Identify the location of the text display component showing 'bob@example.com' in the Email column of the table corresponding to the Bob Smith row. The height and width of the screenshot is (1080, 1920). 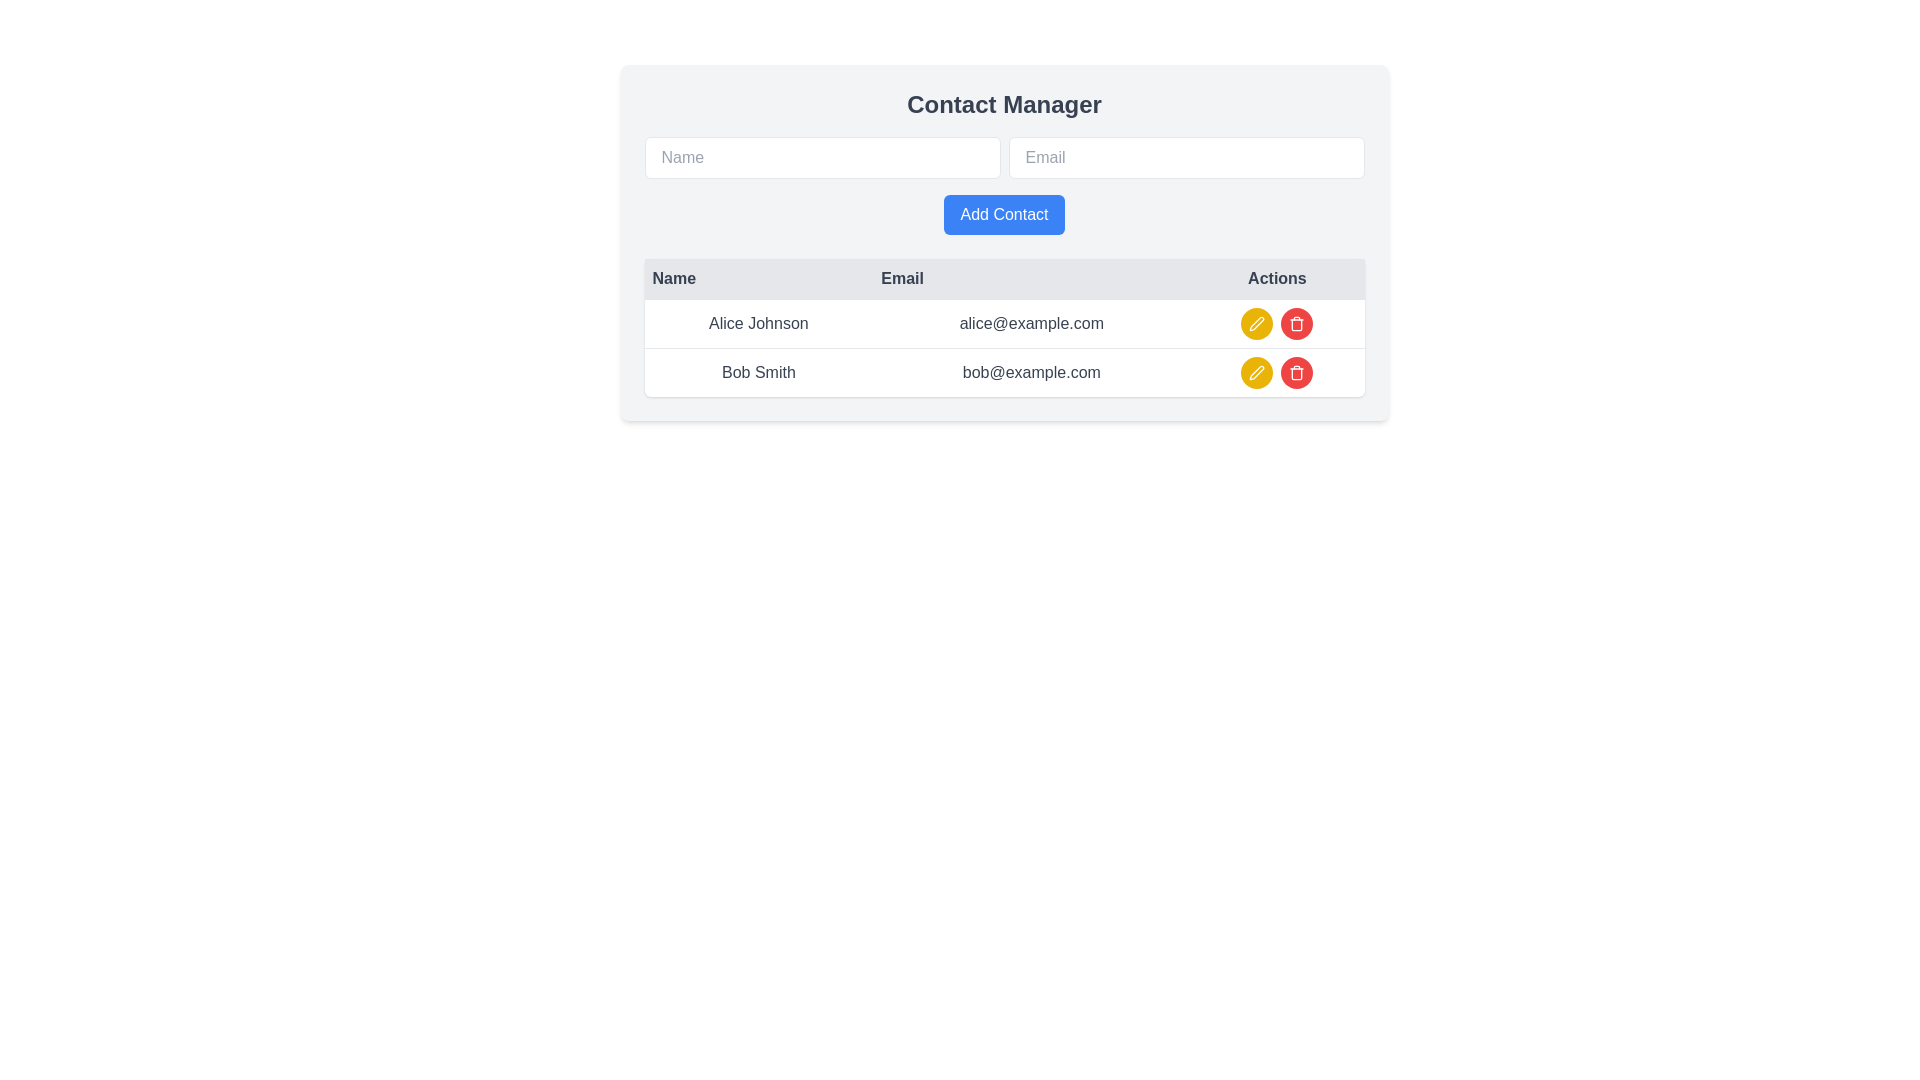
(1031, 372).